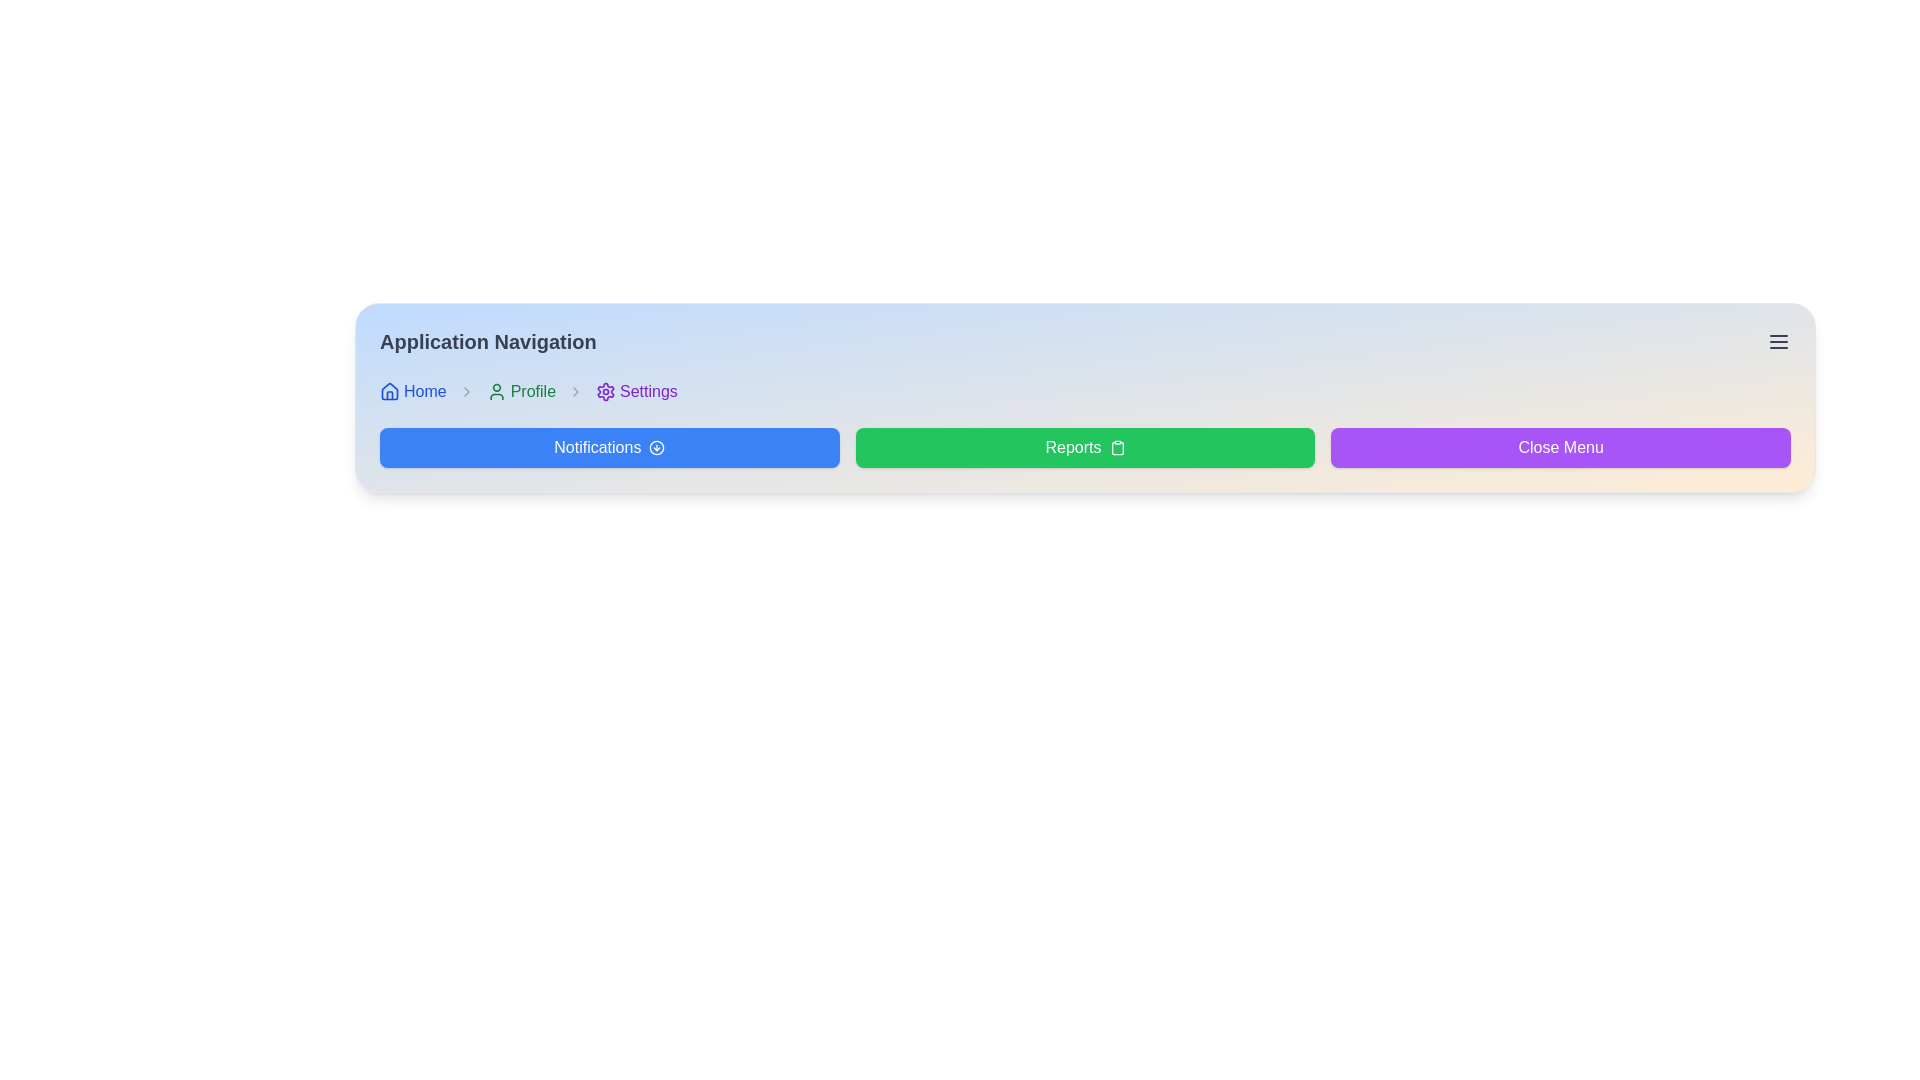 The width and height of the screenshot is (1920, 1080). What do you see at coordinates (1116, 446) in the screenshot?
I see `the green button that contains the clipboard-shaped icon located to the right of the text 'Reports'` at bounding box center [1116, 446].